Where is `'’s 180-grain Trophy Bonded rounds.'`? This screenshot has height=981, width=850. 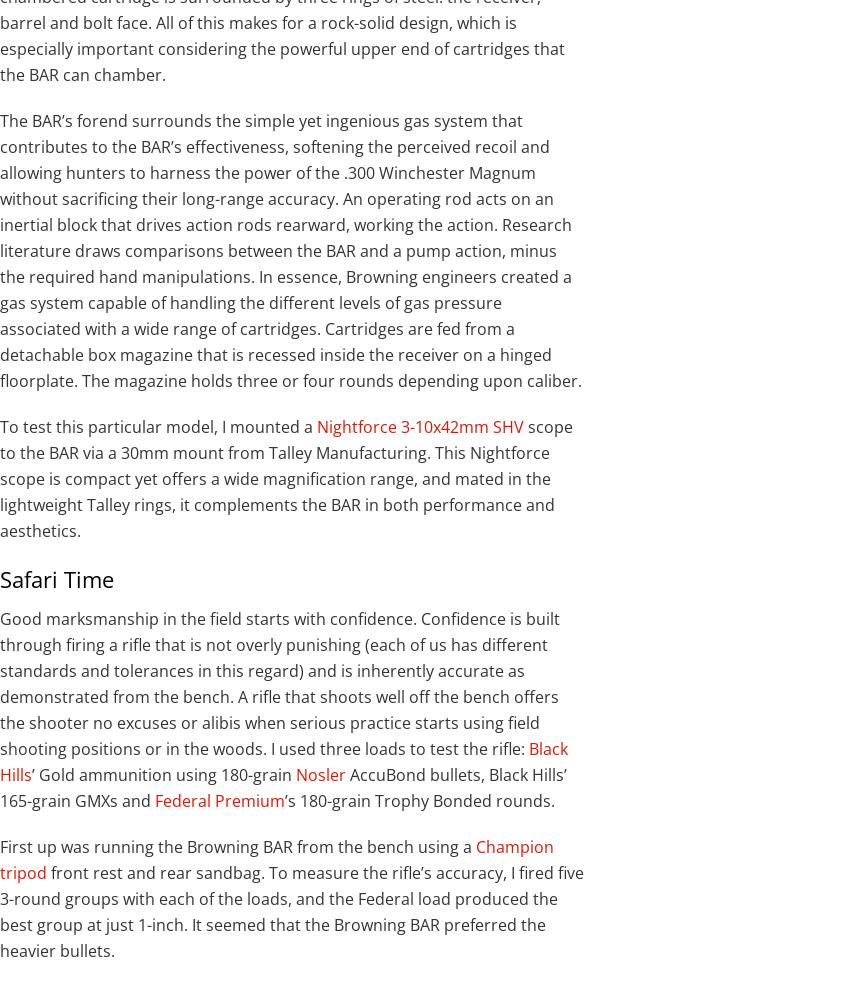
'’s 180-grain Trophy Bonded rounds.' is located at coordinates (419, 800).